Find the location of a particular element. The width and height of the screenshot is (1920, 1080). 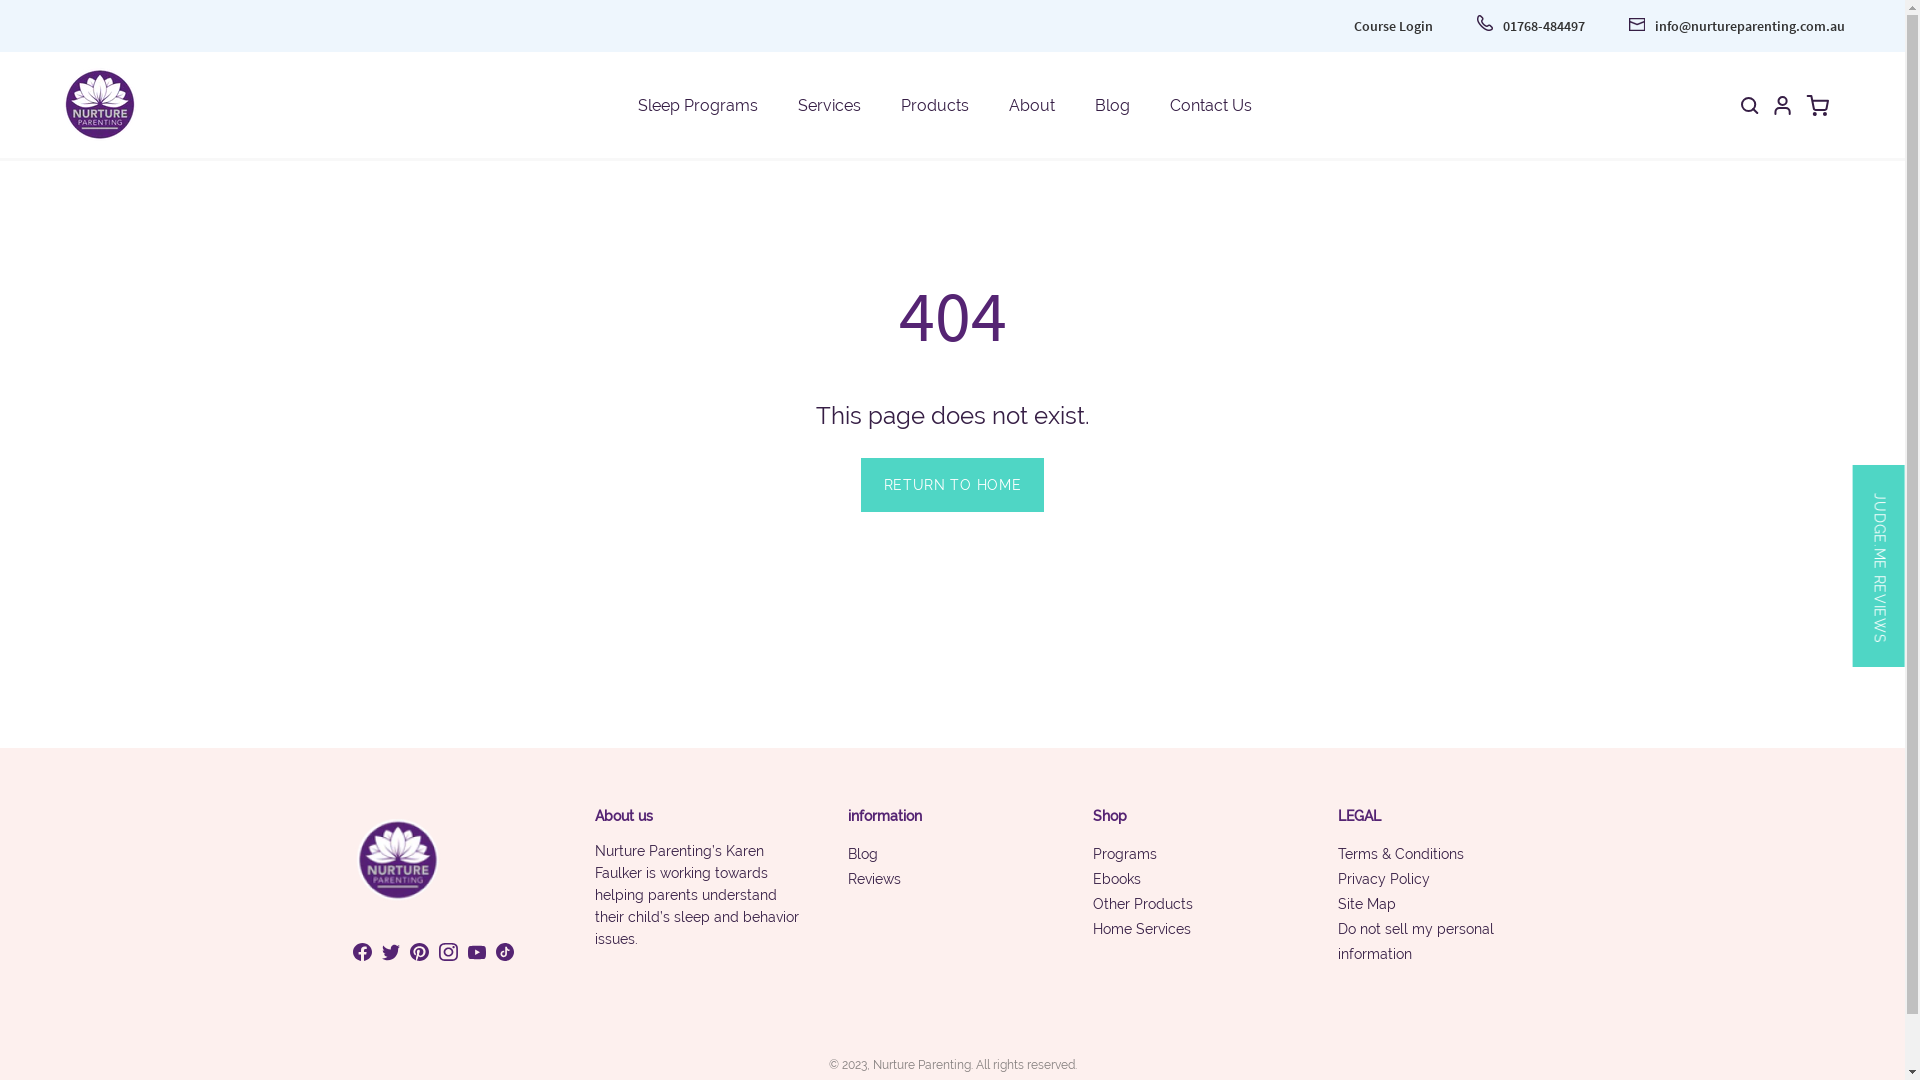

'My Account' is located at coordinates (1782, 104).